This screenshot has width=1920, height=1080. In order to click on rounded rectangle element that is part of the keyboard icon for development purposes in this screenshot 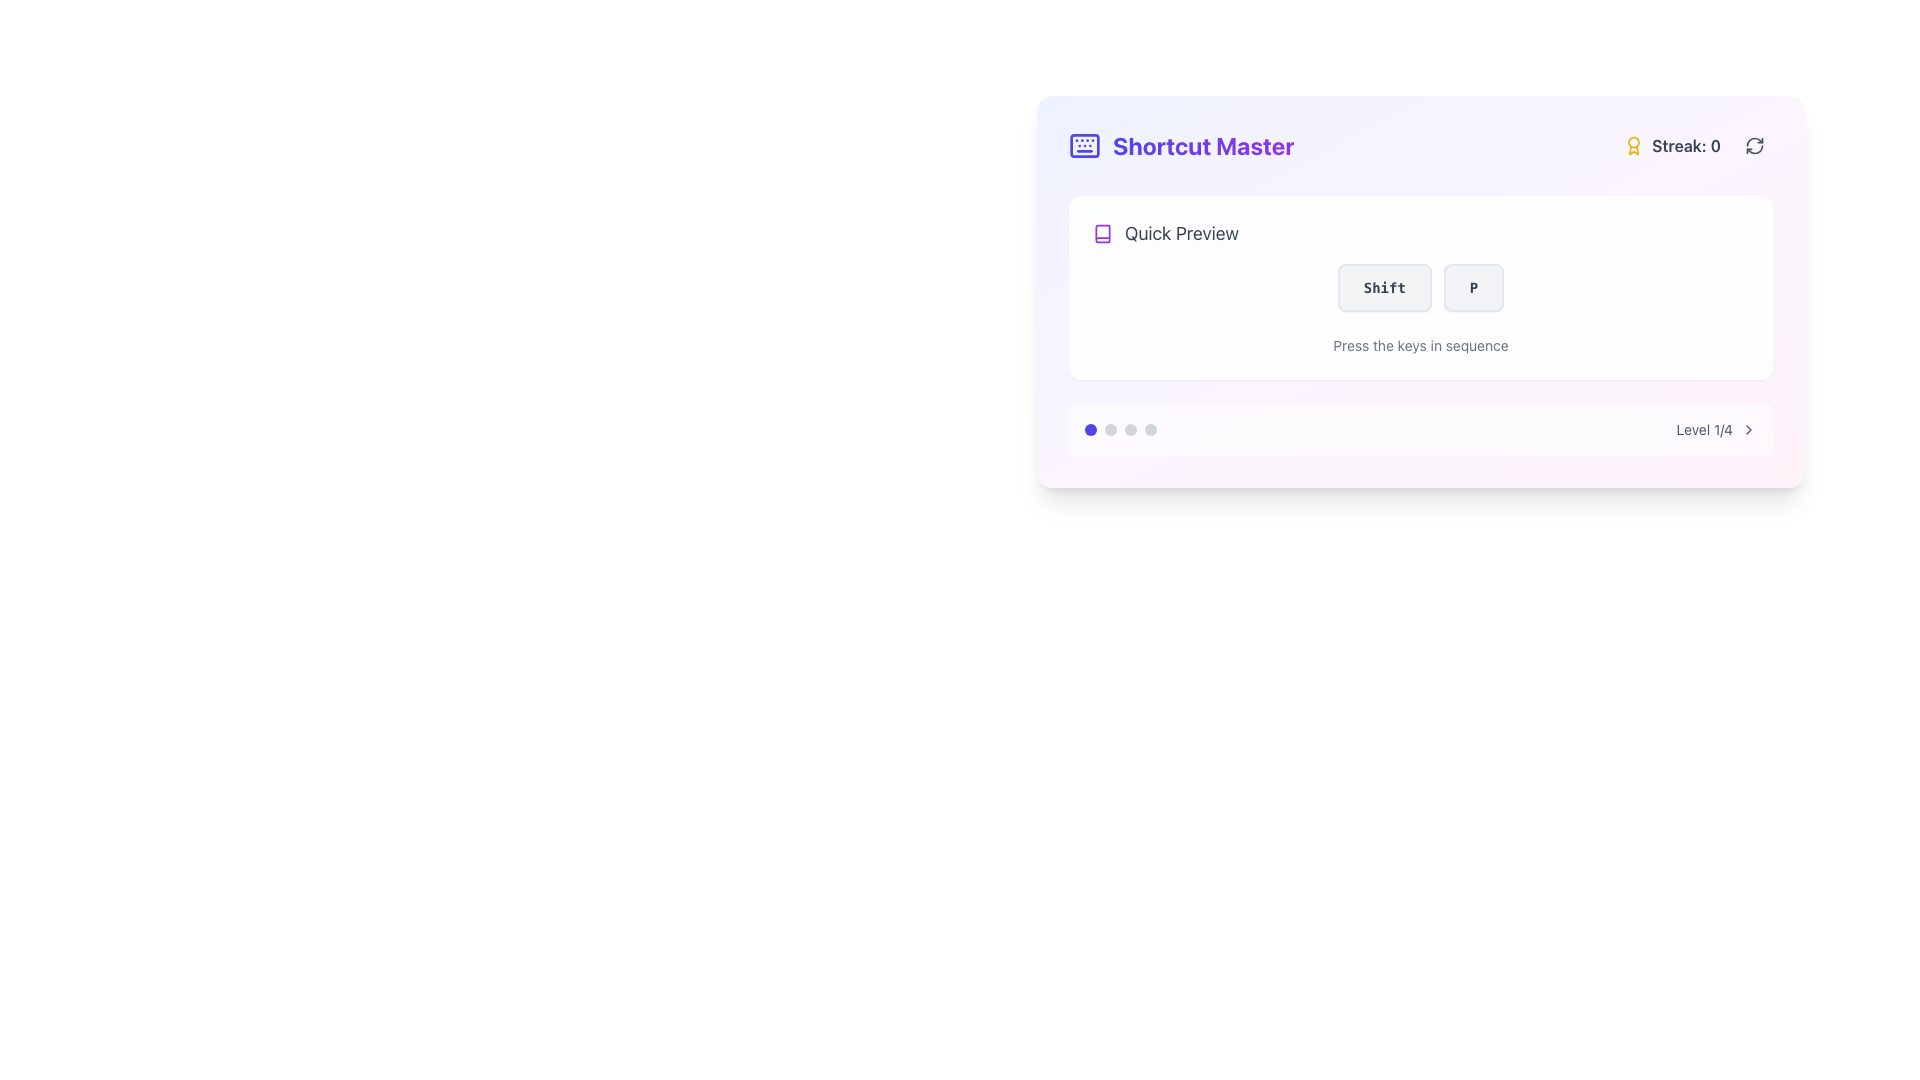, I will do `click(1083, 145)`.